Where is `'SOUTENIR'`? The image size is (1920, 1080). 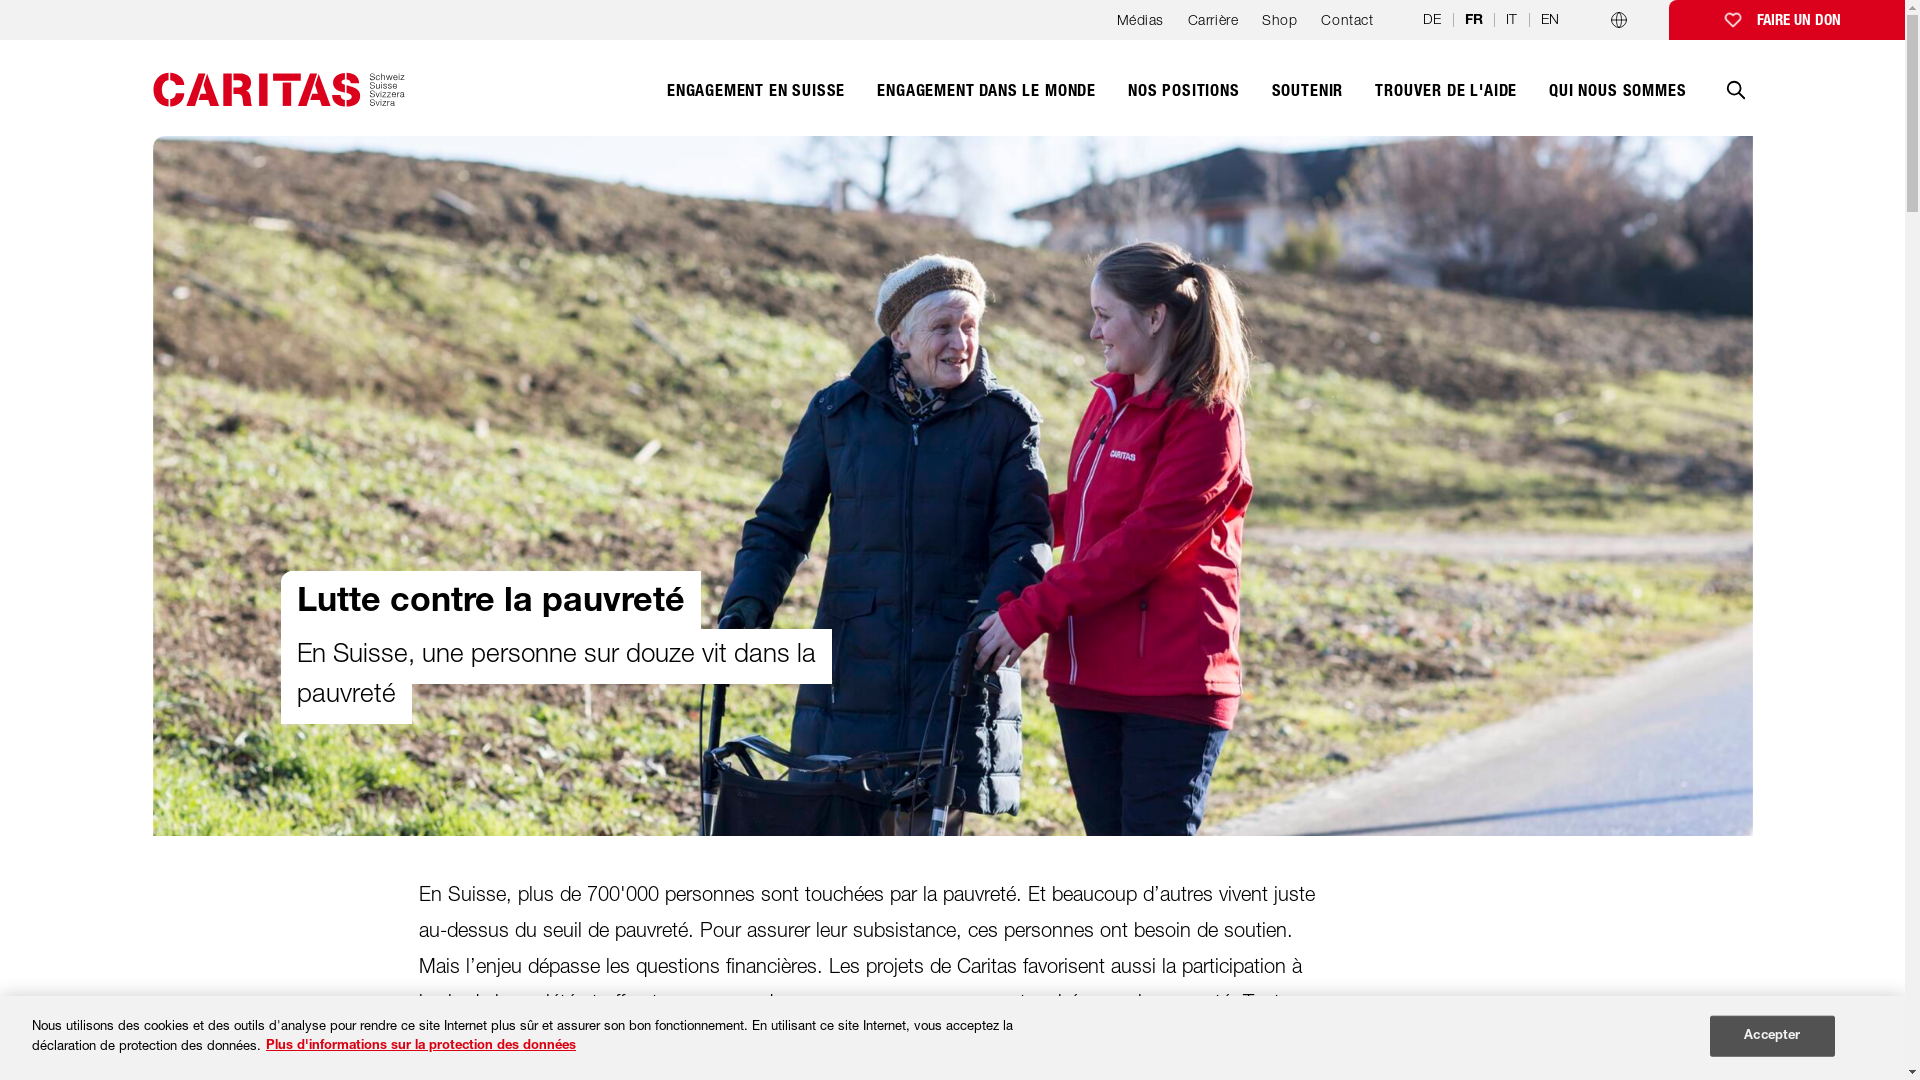 'SOUTENIR' is located at coordinates (1307, 101).